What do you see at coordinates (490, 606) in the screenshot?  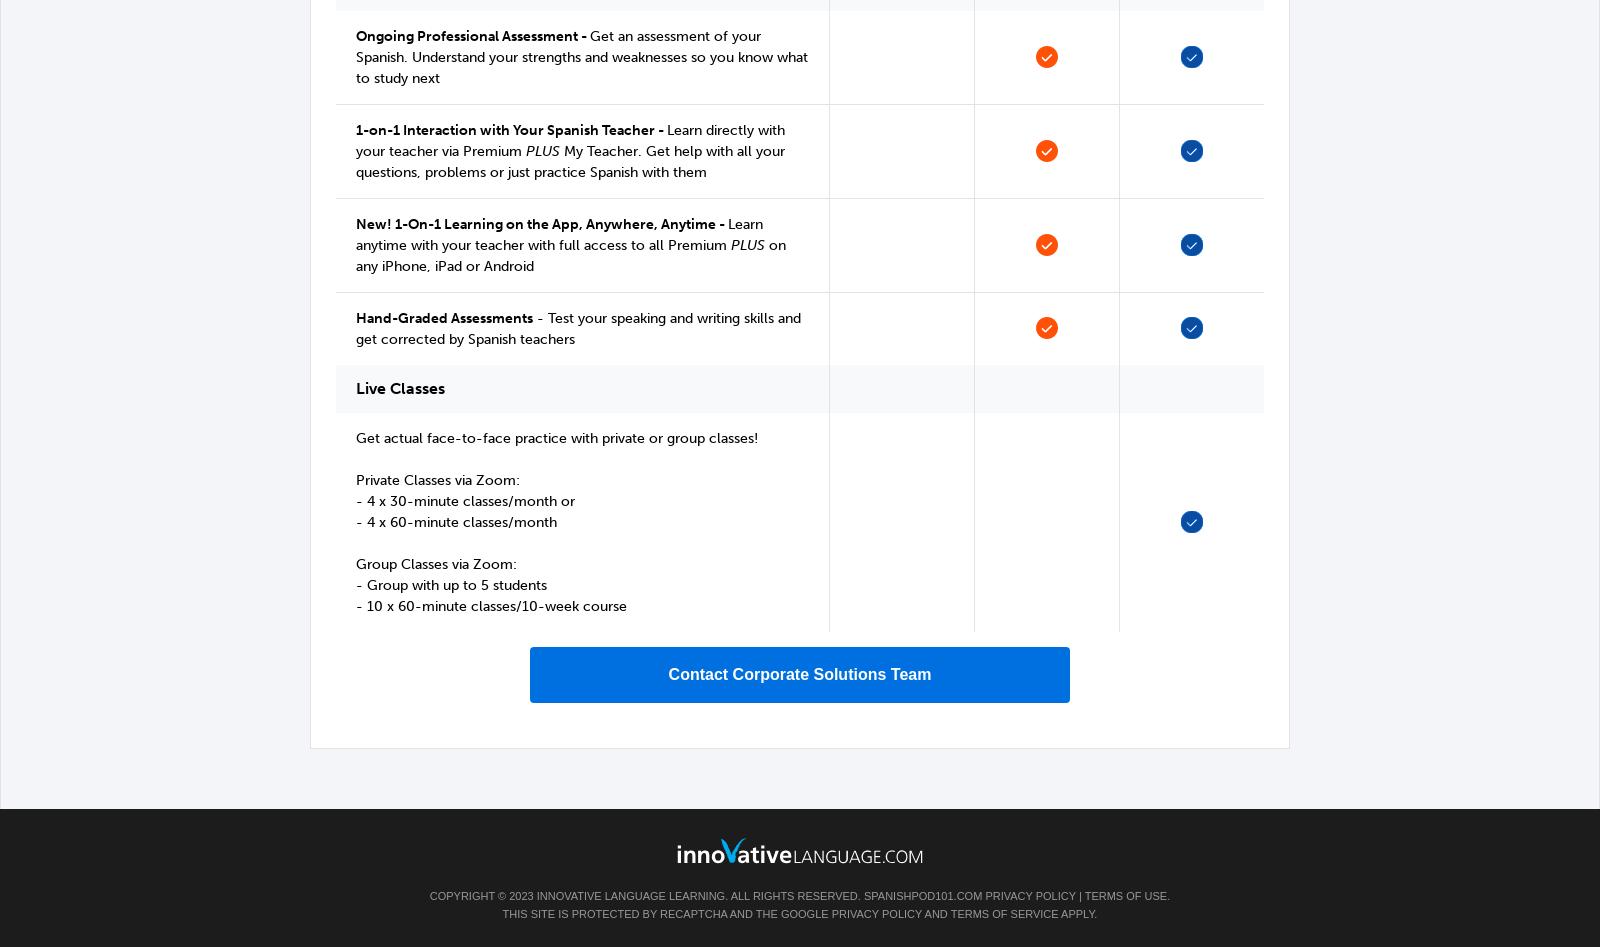 I see `'- 10 x 60-minute classes/10-week course'` at bounding box center [490, 606].